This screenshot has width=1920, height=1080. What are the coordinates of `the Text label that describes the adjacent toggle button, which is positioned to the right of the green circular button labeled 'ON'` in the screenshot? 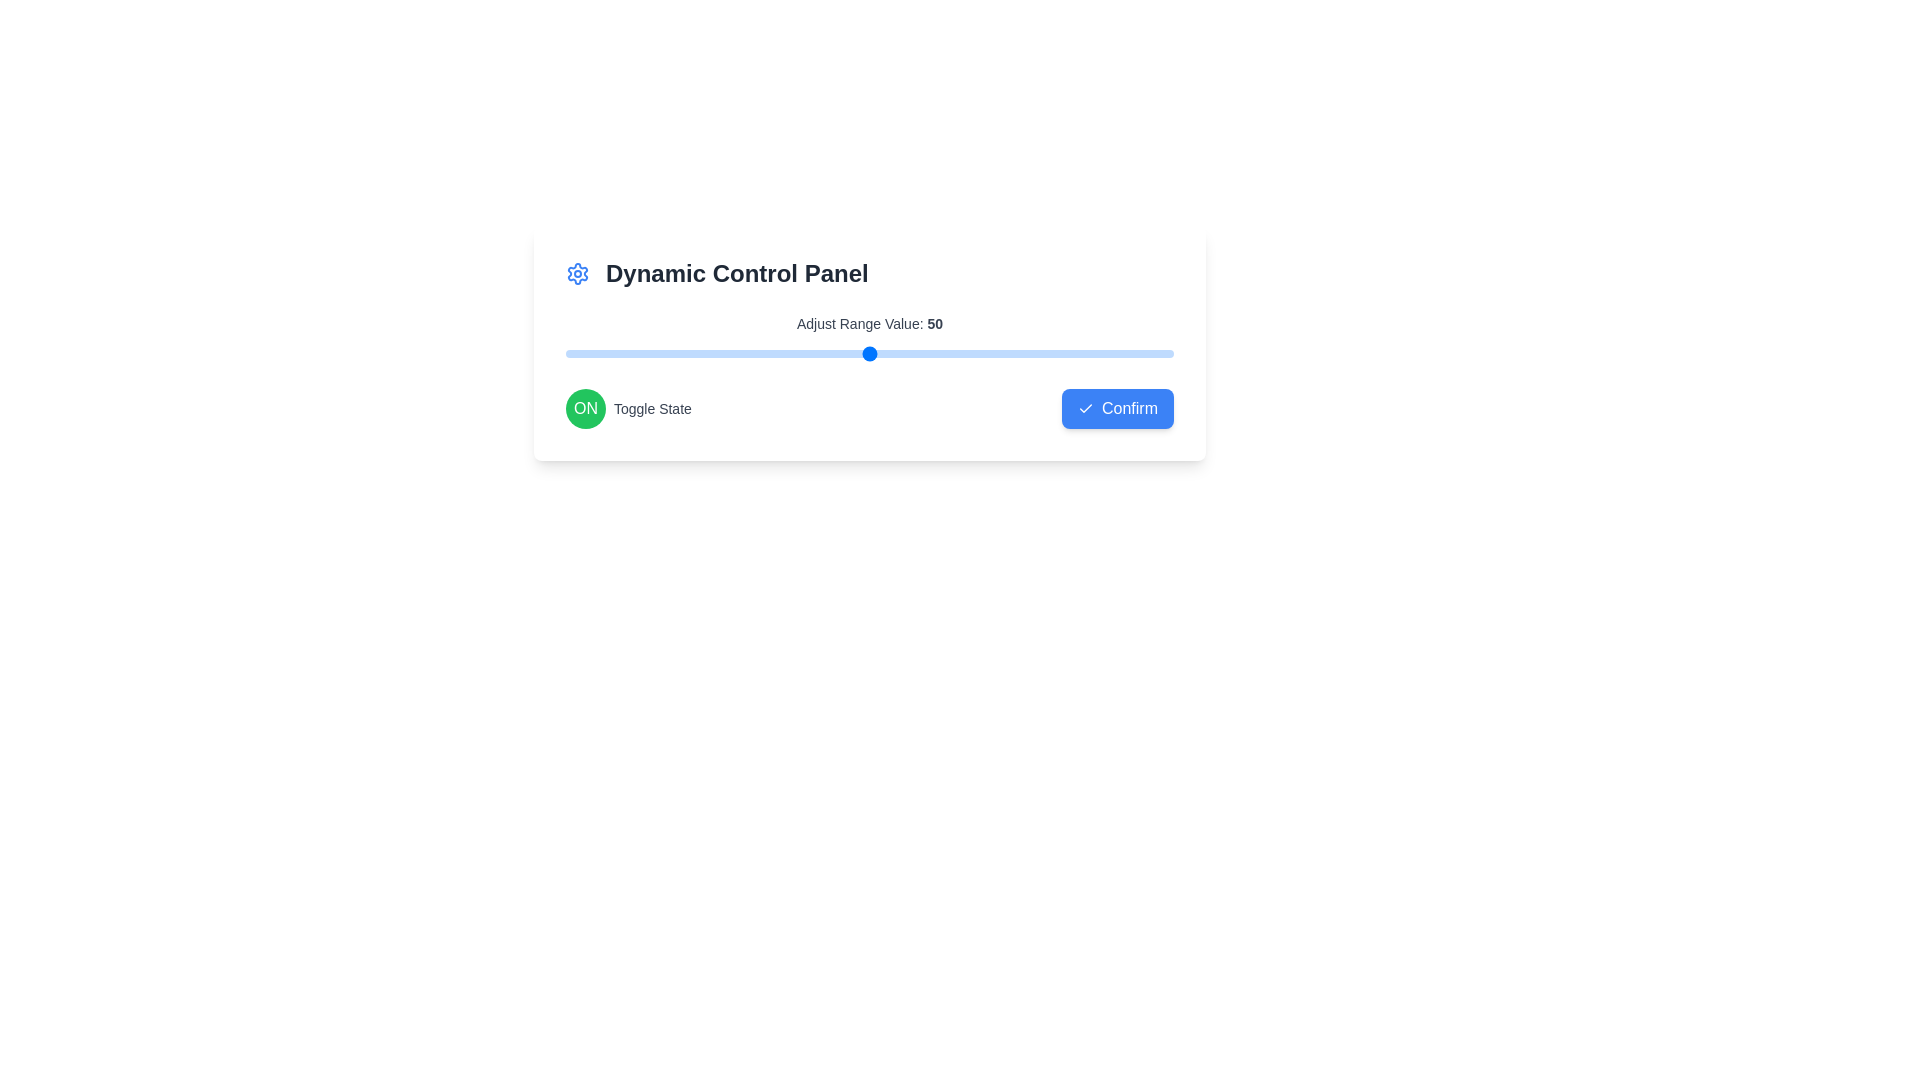 It's located at (652, 407).